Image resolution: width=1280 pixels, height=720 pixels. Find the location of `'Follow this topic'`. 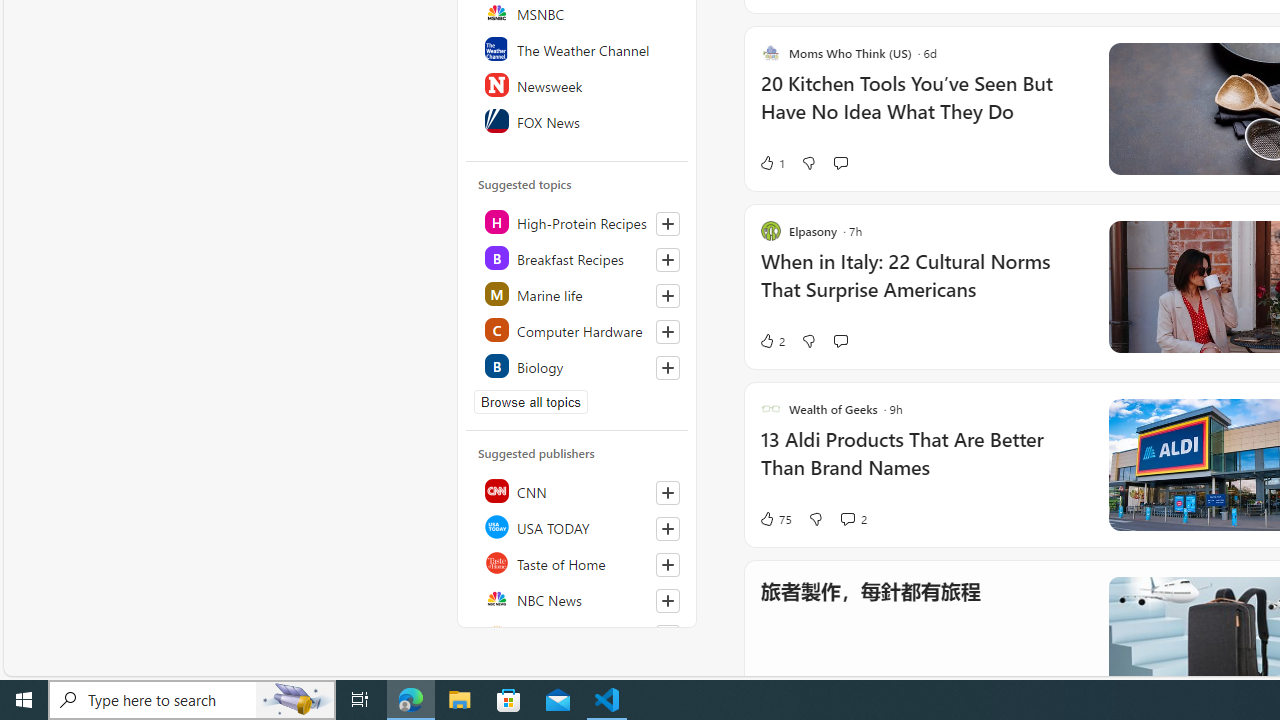

'Follow this topic' is located at coordinates (668, 367).